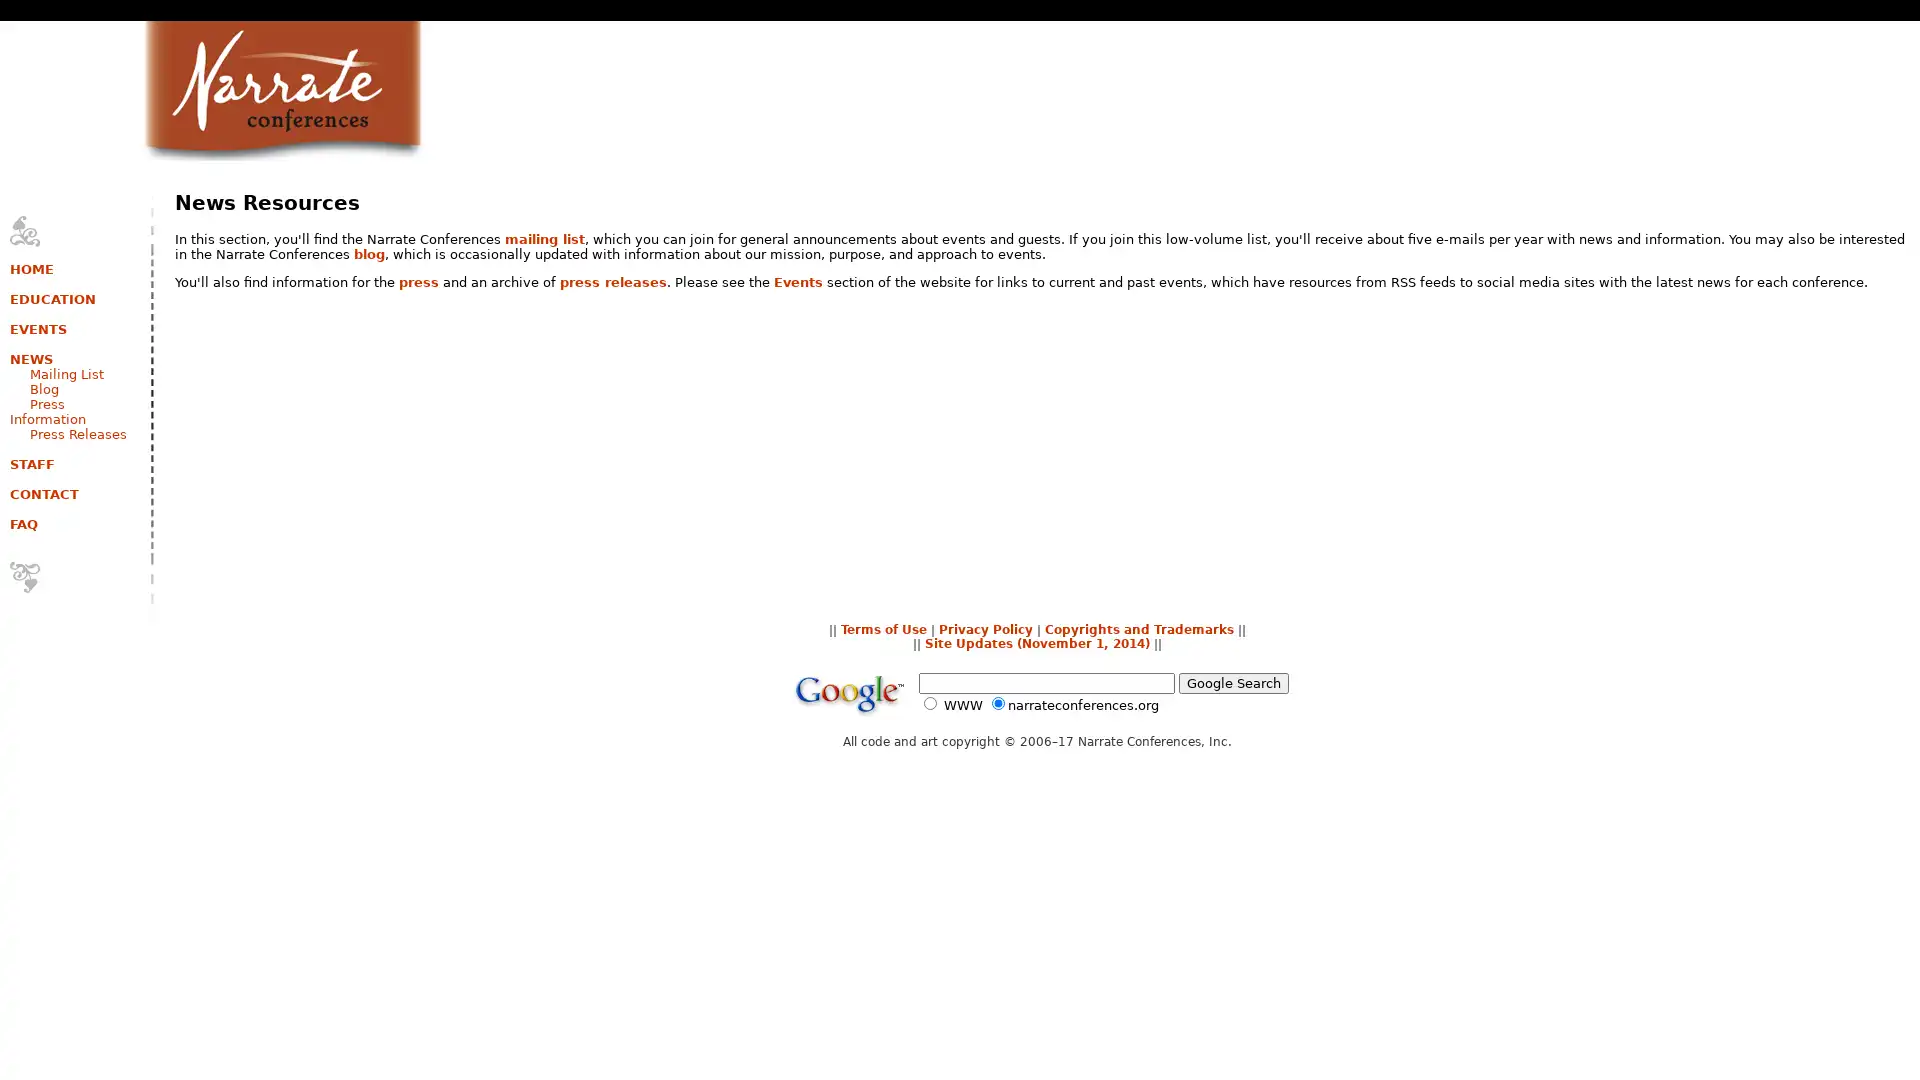  What do you see at coordinates (1232, 681) in the screenshot?
I see `Google Search` at bounding box center [1232, 681].